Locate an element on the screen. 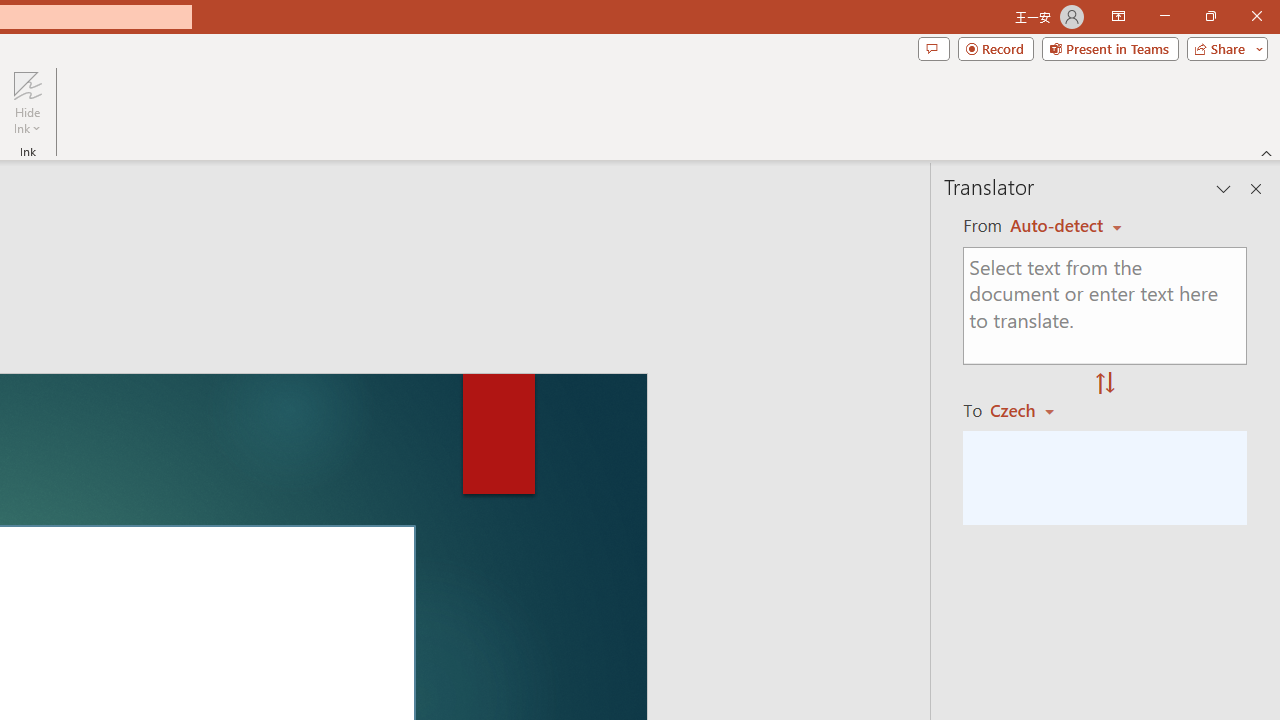  'Auto-detect' is located at coordinates (1065, 225).